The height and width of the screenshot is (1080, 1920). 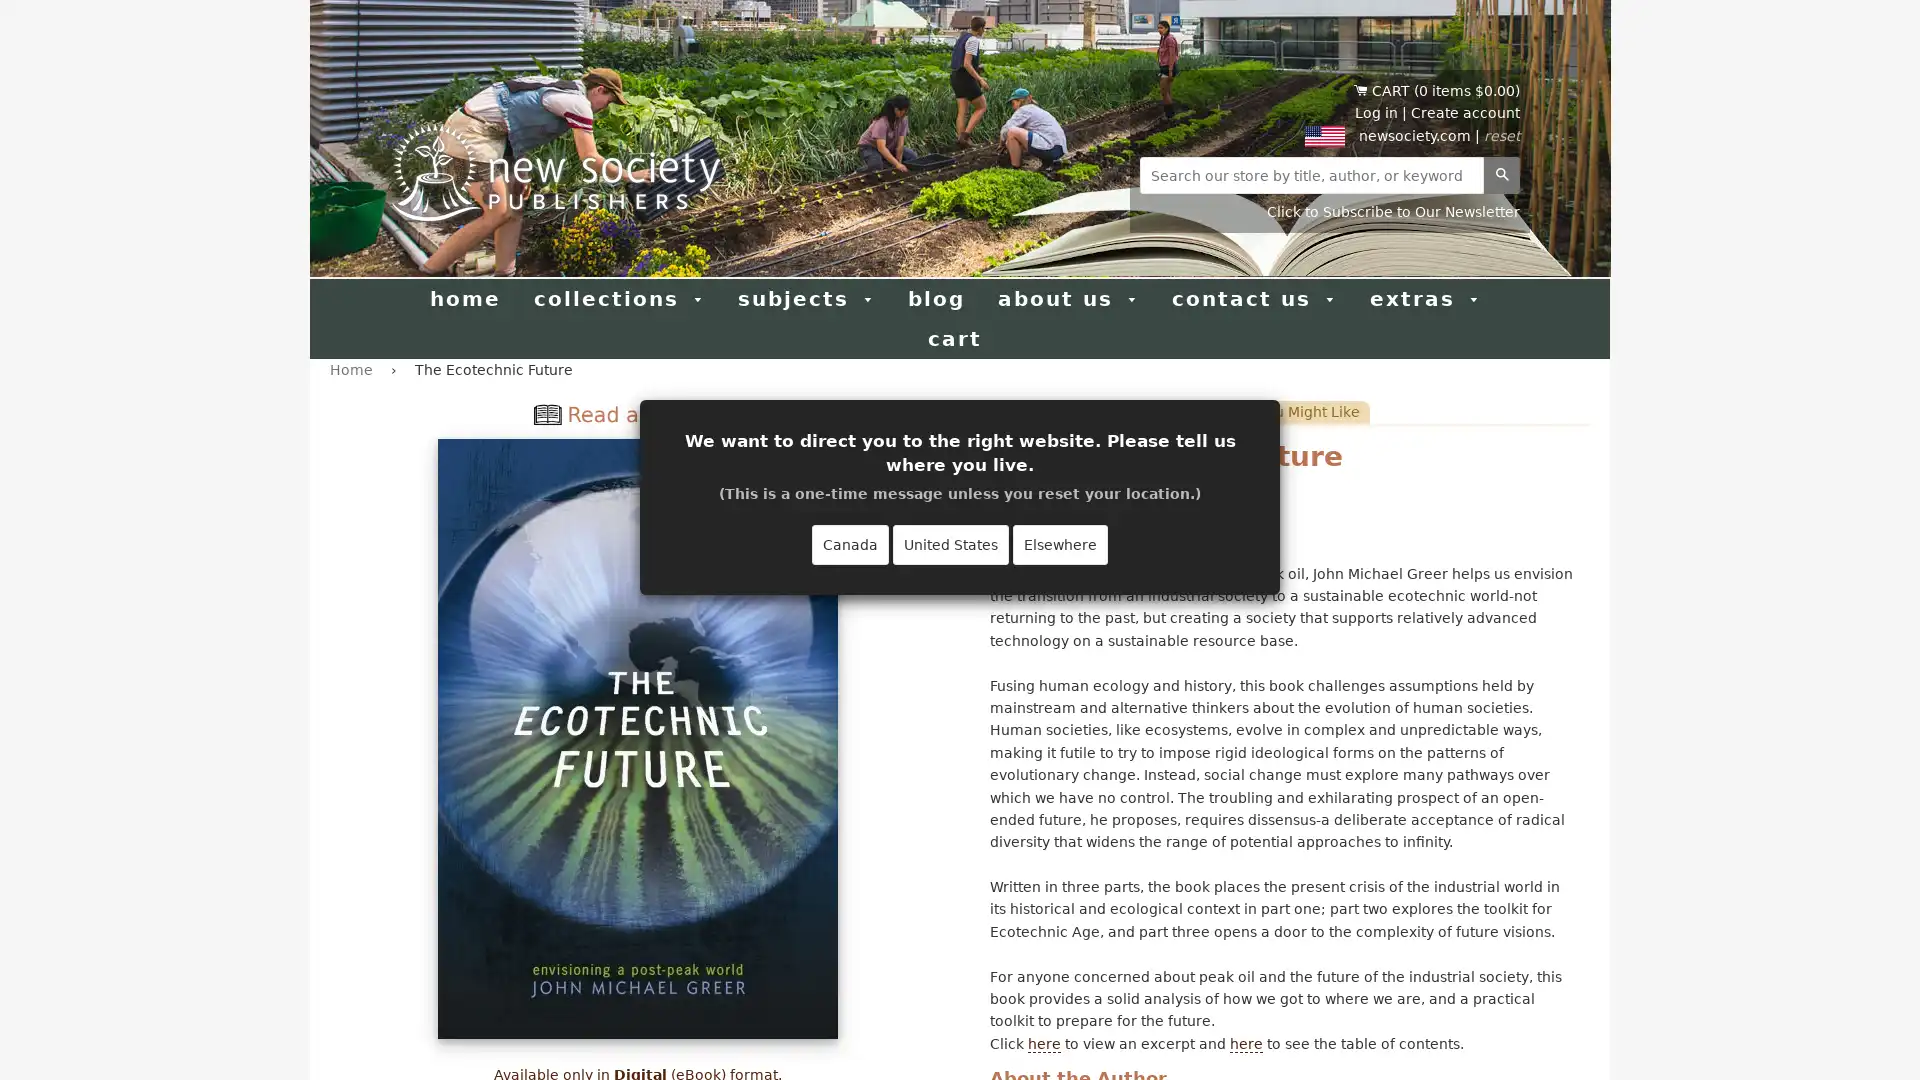 What do you see at coordinates (1059, 544) in the screenshot?
I see `Elsewhere` at bounding box center [1059, 544].